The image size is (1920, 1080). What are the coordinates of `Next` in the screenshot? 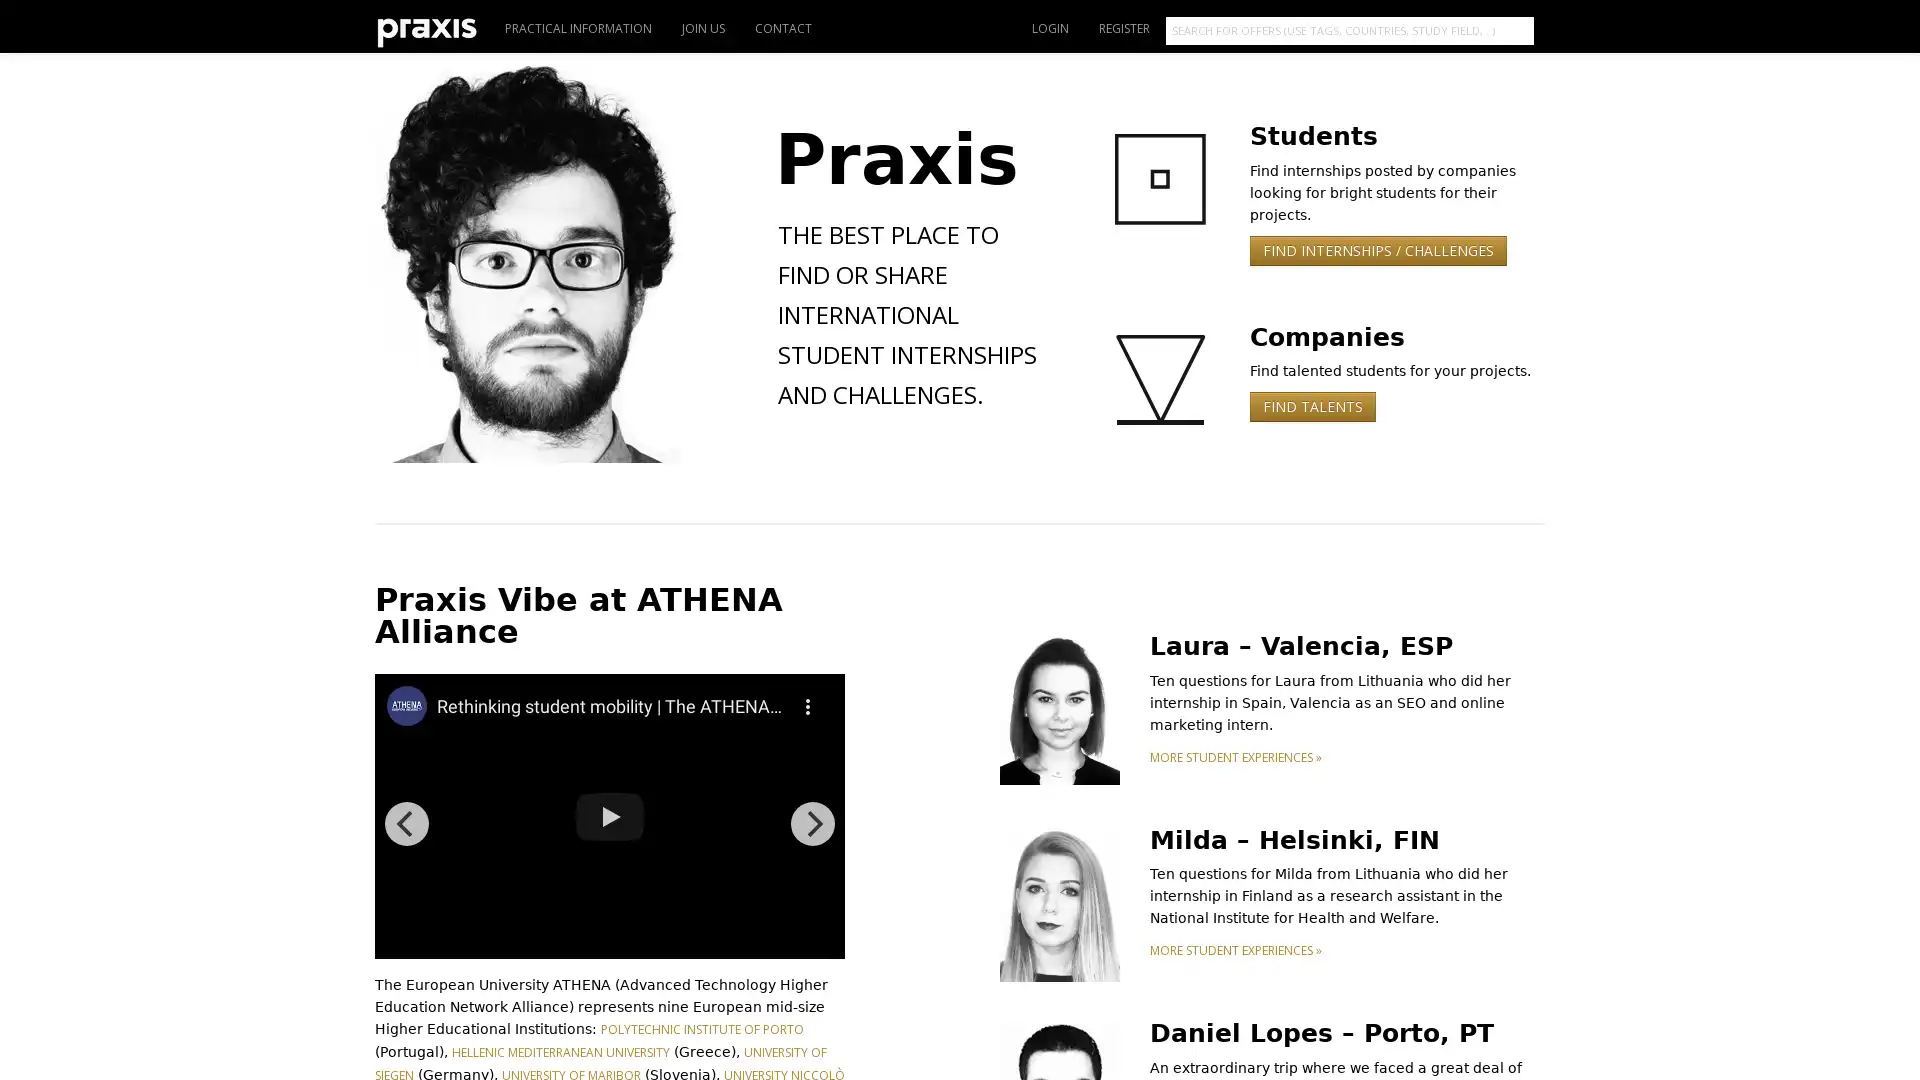 It's located at (812, 824).